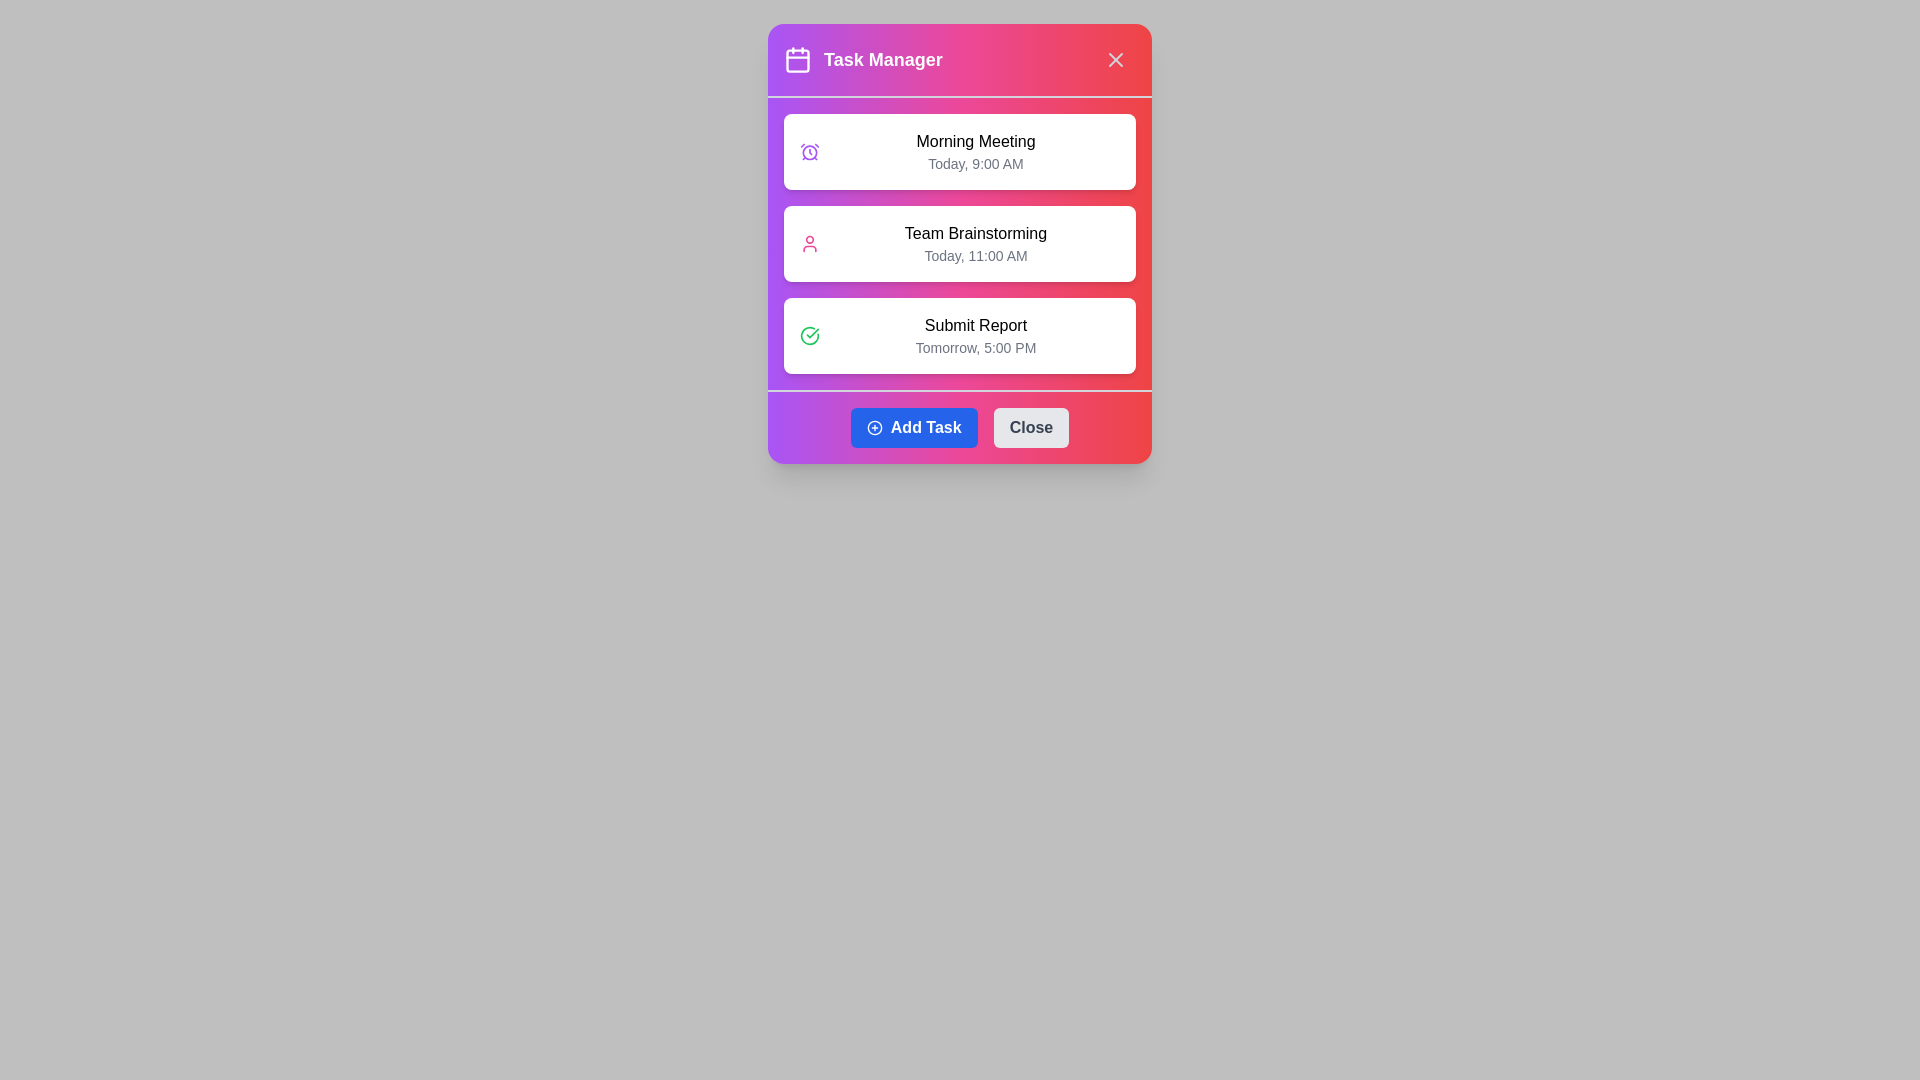  Describe the element at coordinates (975, 150) in the screenshot. I see `the 'Morning Meeting' title and description block, which is the first entry in a vertical list within the Task Manager window, located right of a purple clock icon` at that location.